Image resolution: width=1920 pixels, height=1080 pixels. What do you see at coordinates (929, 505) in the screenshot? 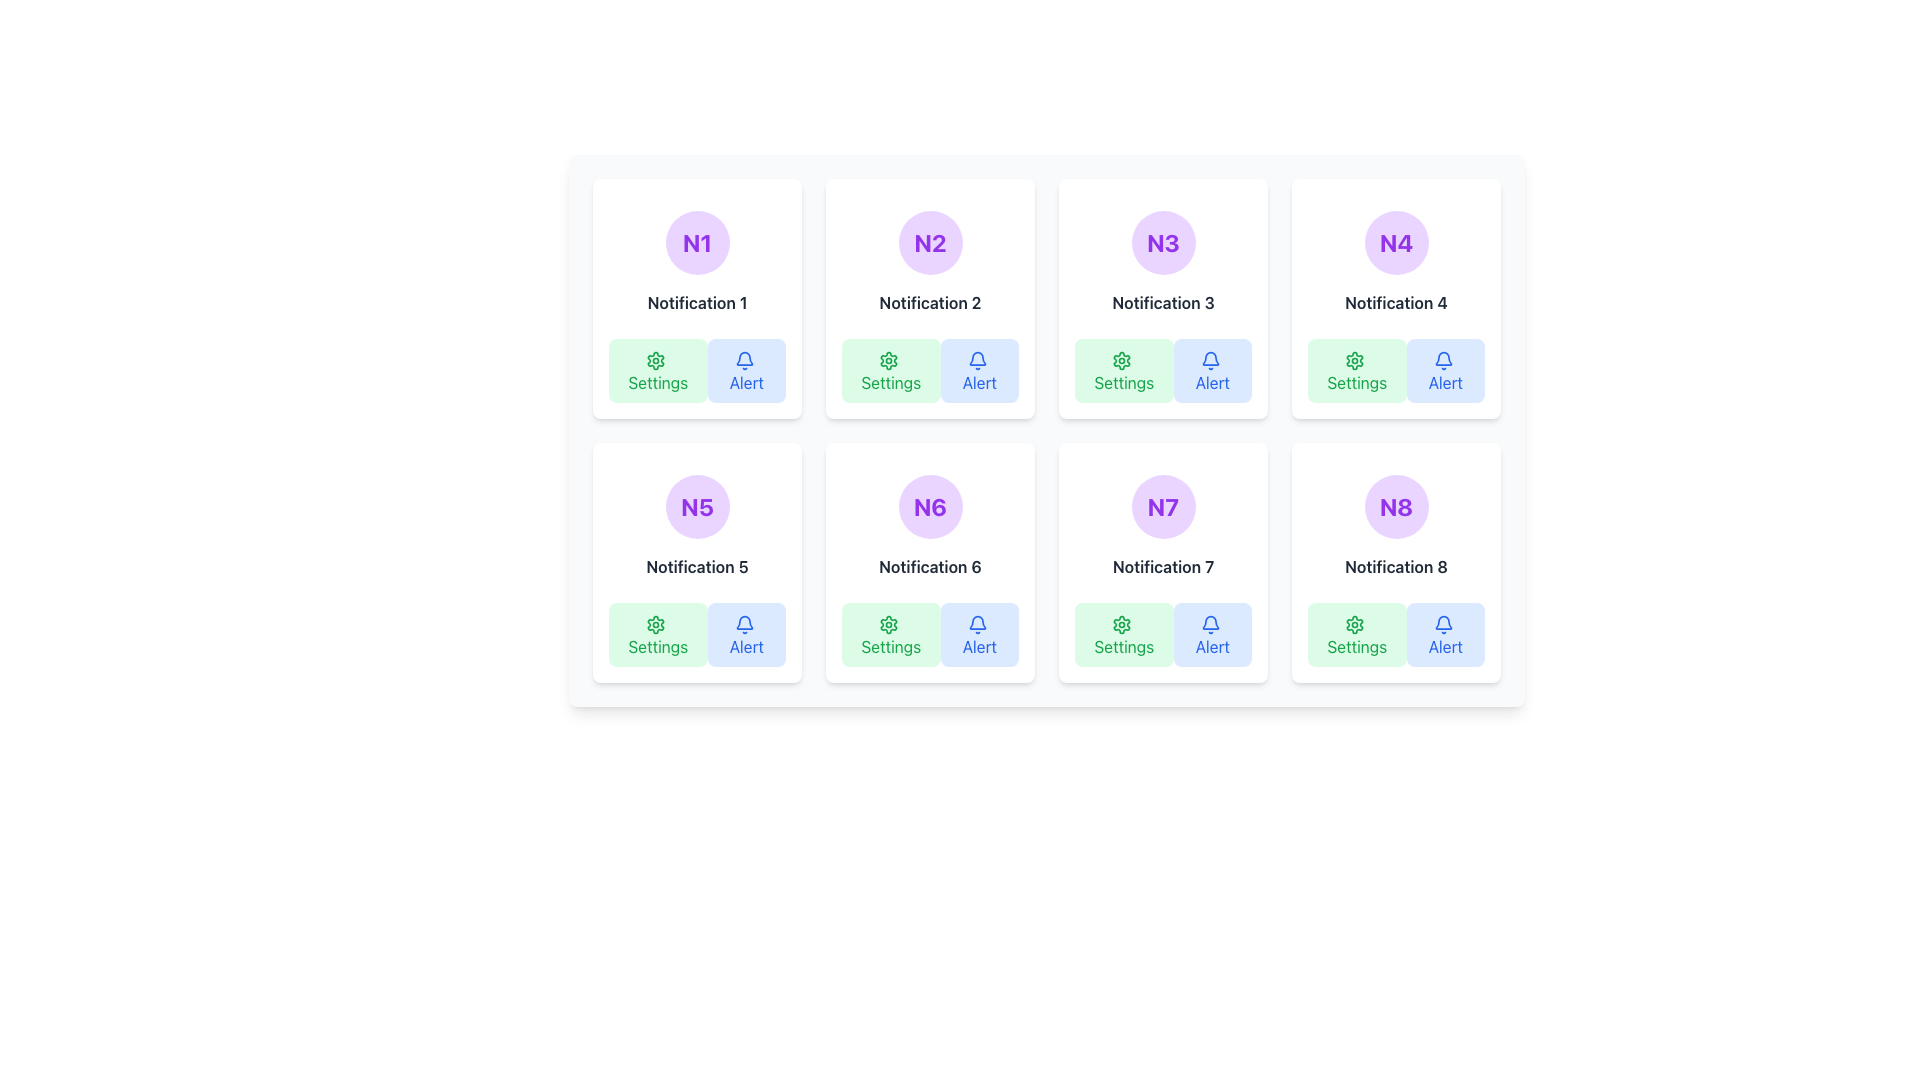
I see `the text label or badge displaying the identifier 'N6' located in the second row, third column of the grid layout` at bounding box center [929, 505].